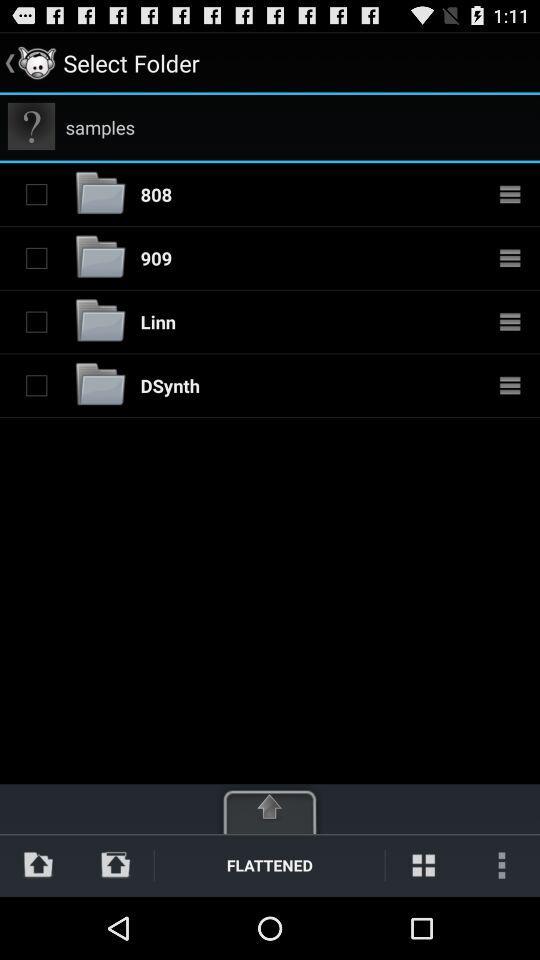 The height and width of the screenshot is (960, 540). I want to click on a folder, so click(36, 194).